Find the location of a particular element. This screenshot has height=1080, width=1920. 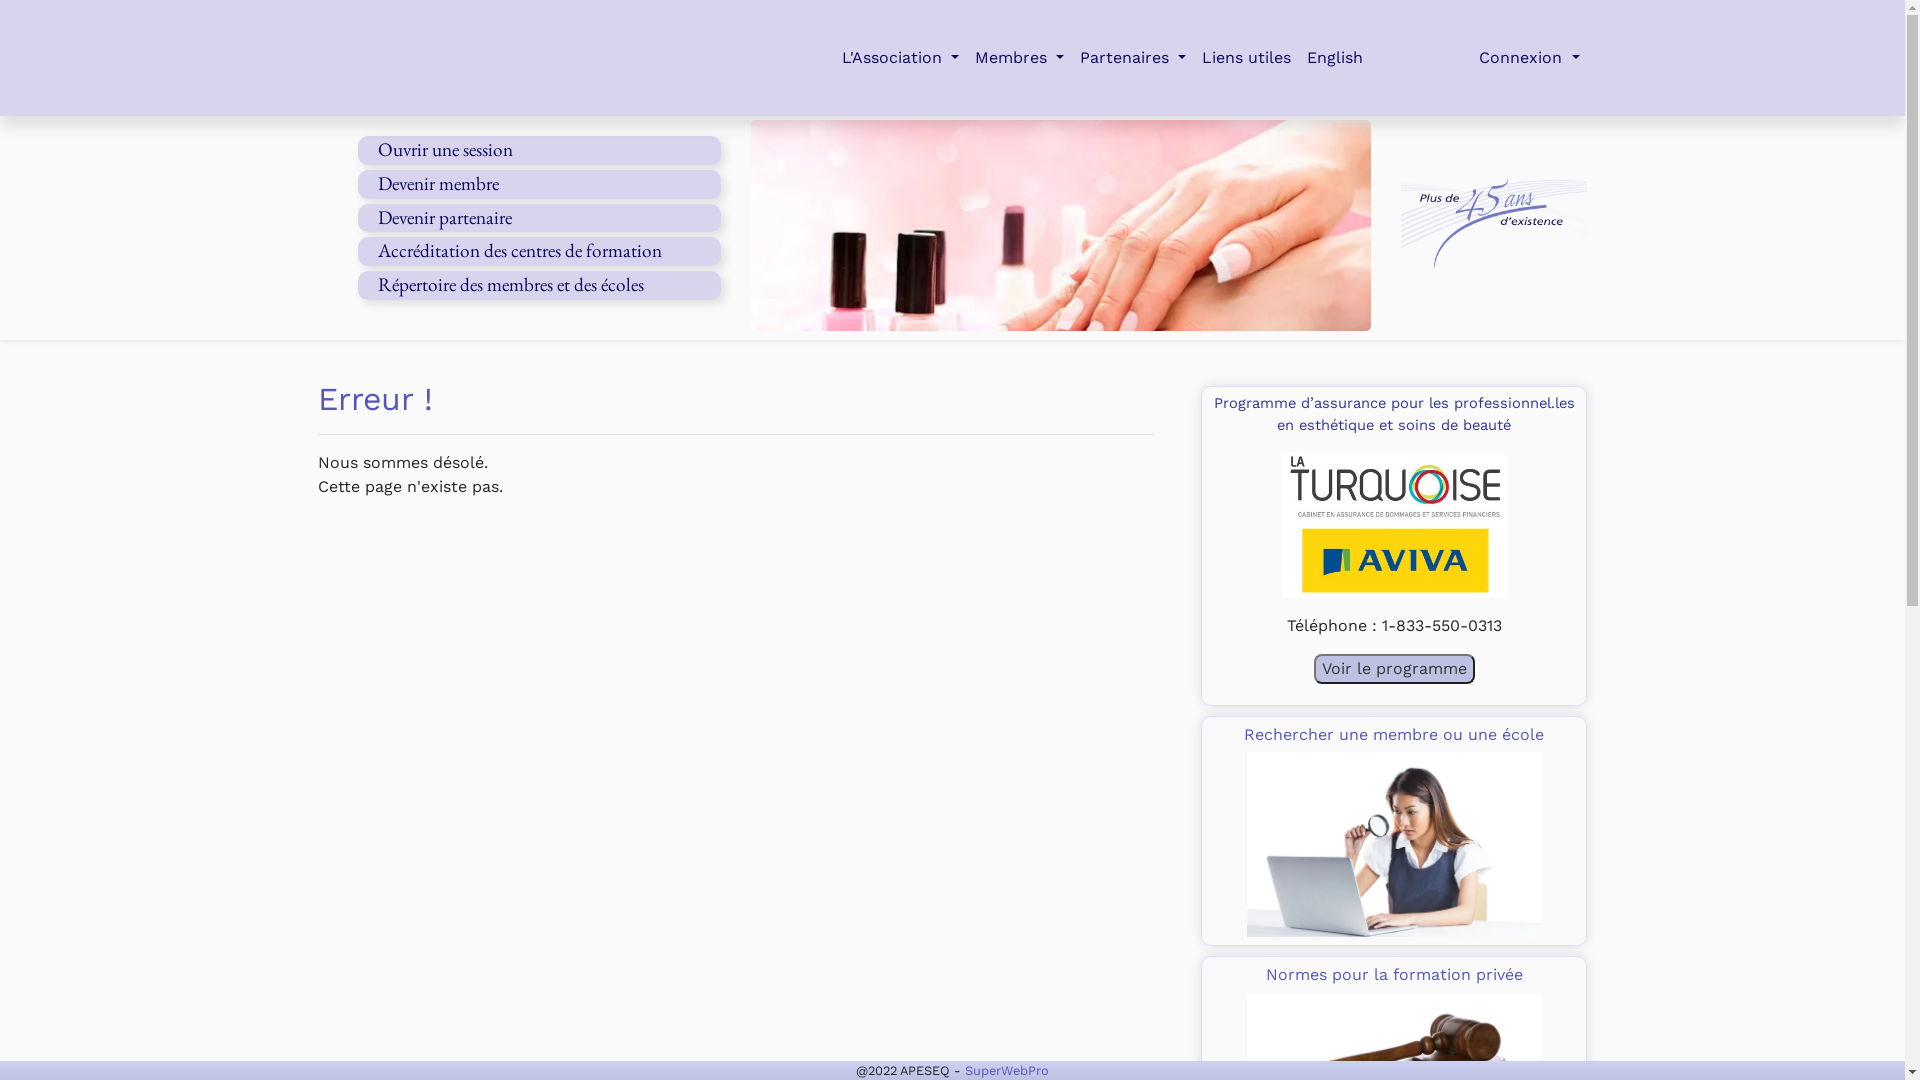

'Membres' is located at coordinates (1019, 56).